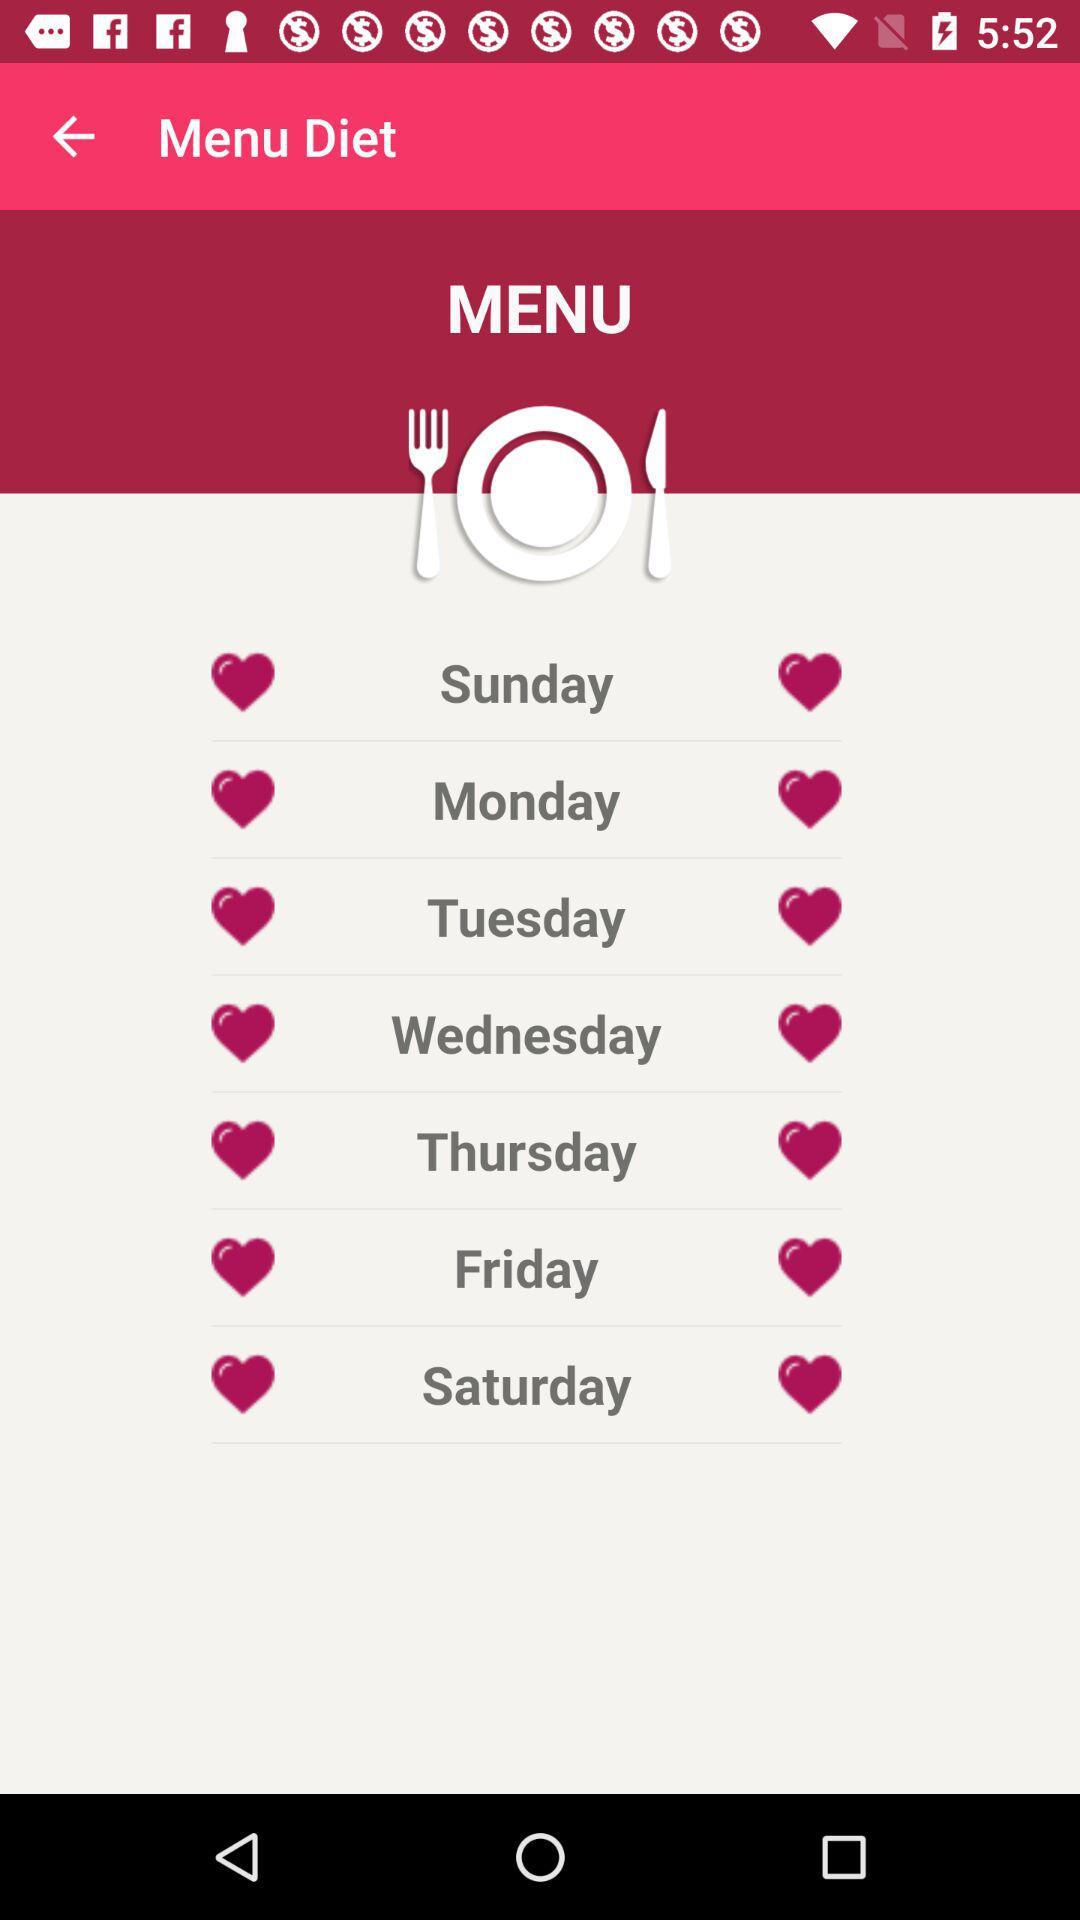 This screenshot has width=1080, height=1920. Describe the element at coordinates (525, 798) in the screenshot. I see `the icon above tuesday` at that location.